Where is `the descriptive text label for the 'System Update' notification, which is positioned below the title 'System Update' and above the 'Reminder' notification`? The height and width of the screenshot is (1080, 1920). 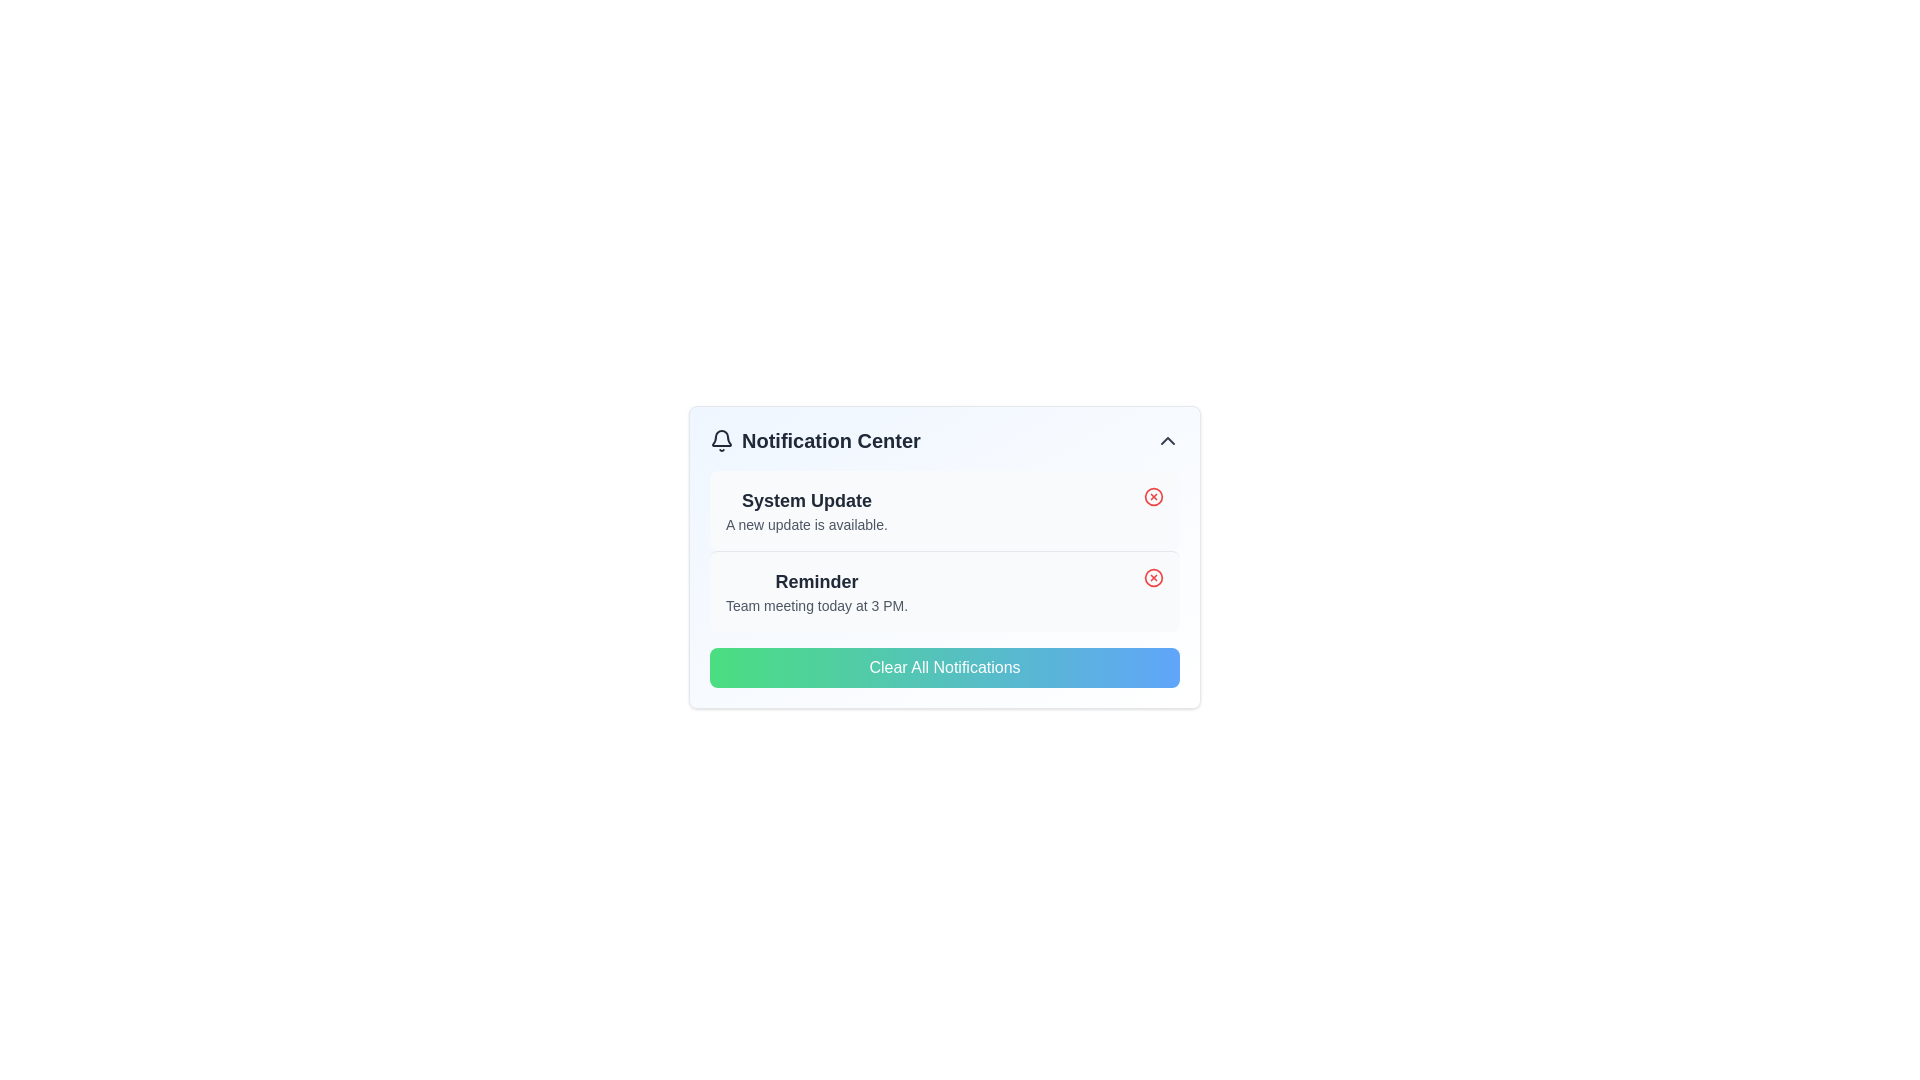 the descriptive text label for the 'System Update' notification, which is positioned below the title 'System Update' and above the 'Reminder' notification is located at coordinates (806, 523).